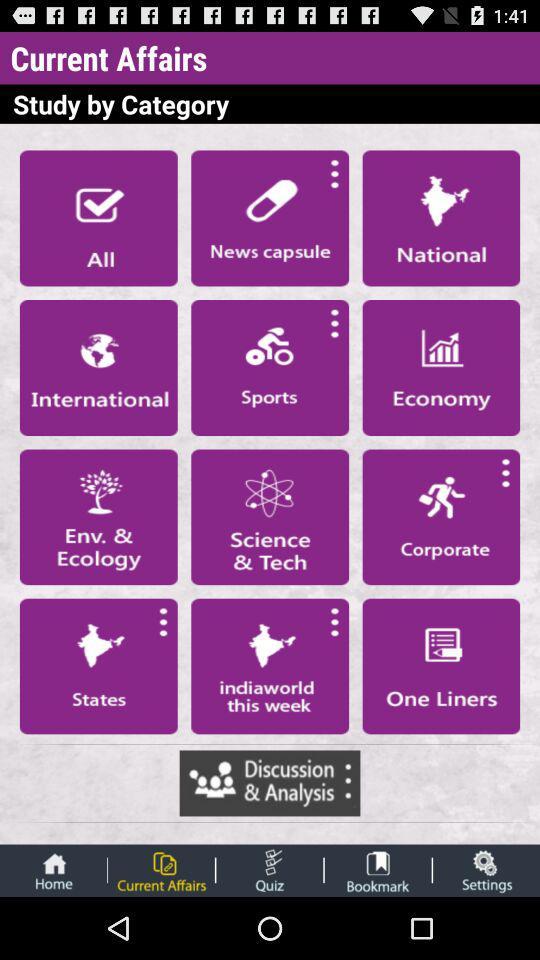 Image resolution: width=540 pixels, height=960 pixels. Describe the element at coordinates (97, 218) in the screenshot. I see `all category` at that location.